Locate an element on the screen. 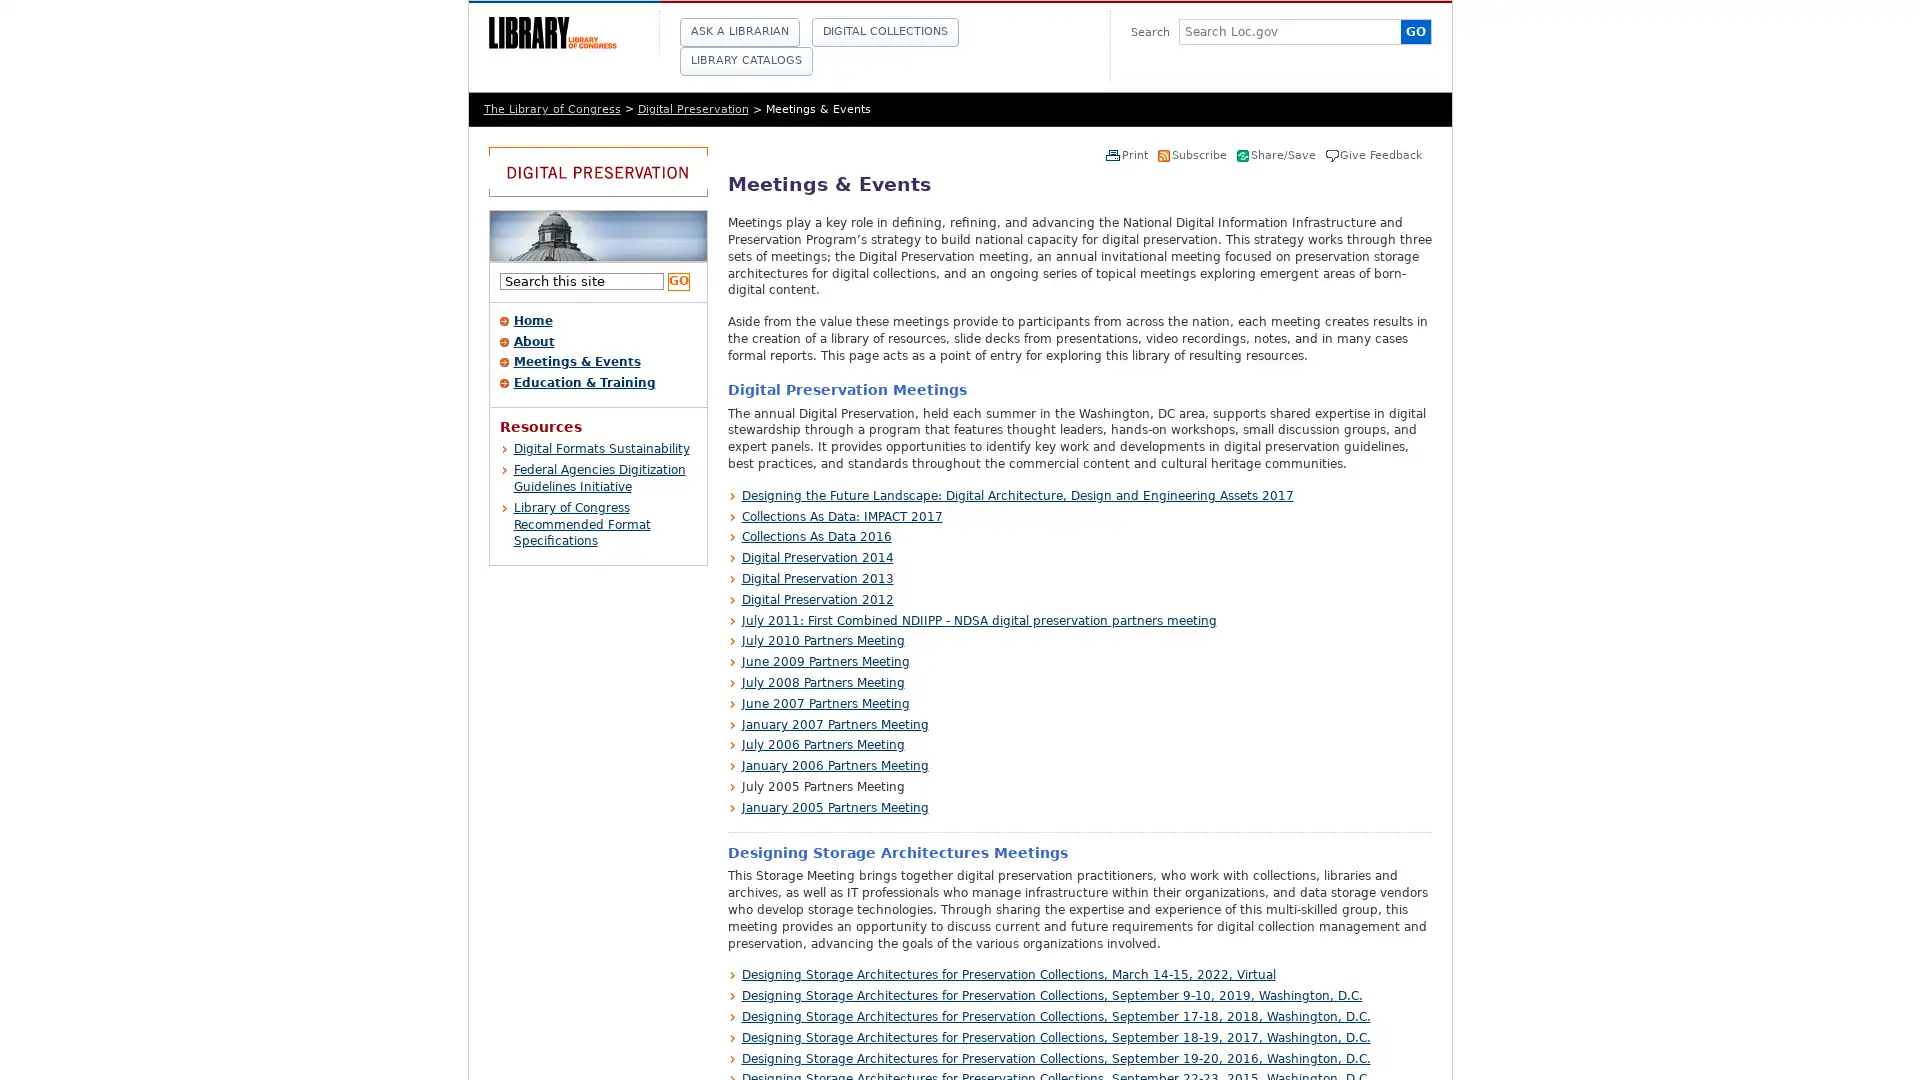  GO is located at coordinates (677, 281).